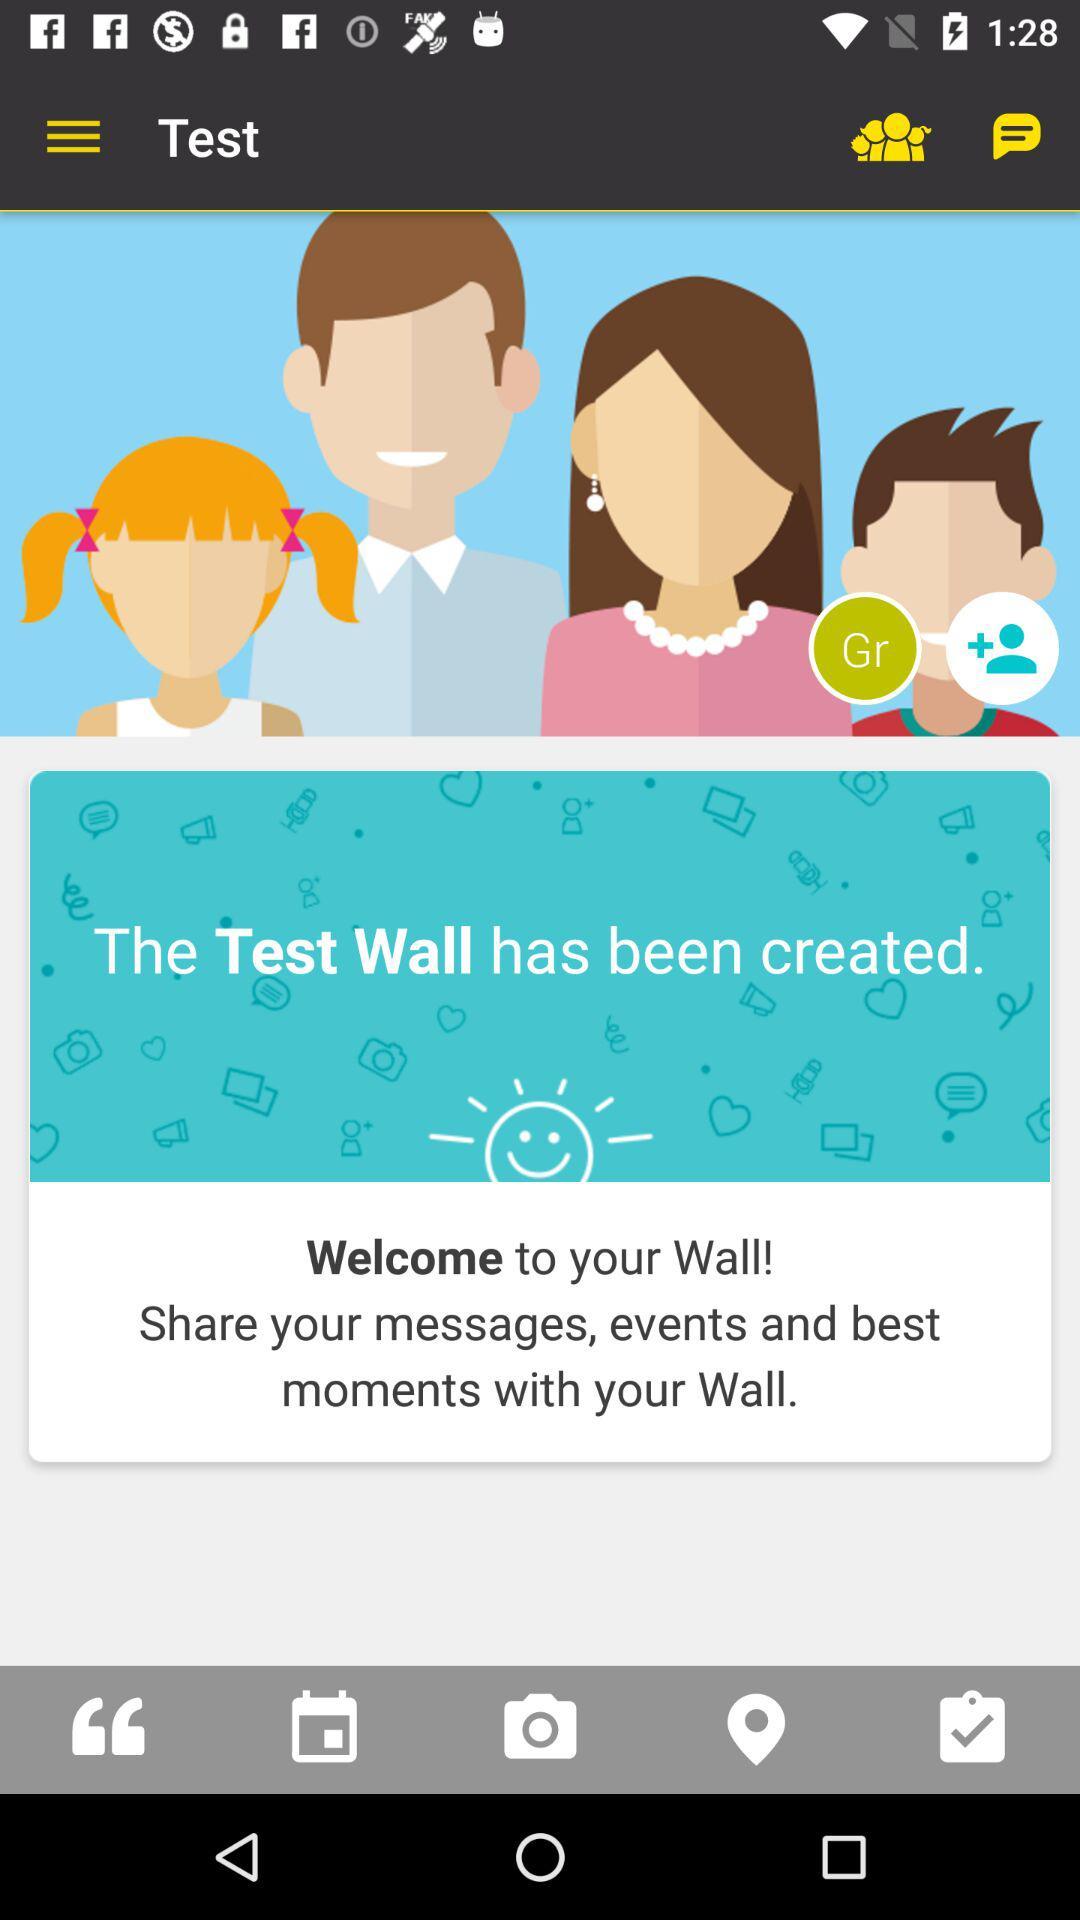 This screenshot has height=1920, width=1080. Describe the element at coordinates (540, 976) in the screenshot. I see `the the test wall item` at that location.